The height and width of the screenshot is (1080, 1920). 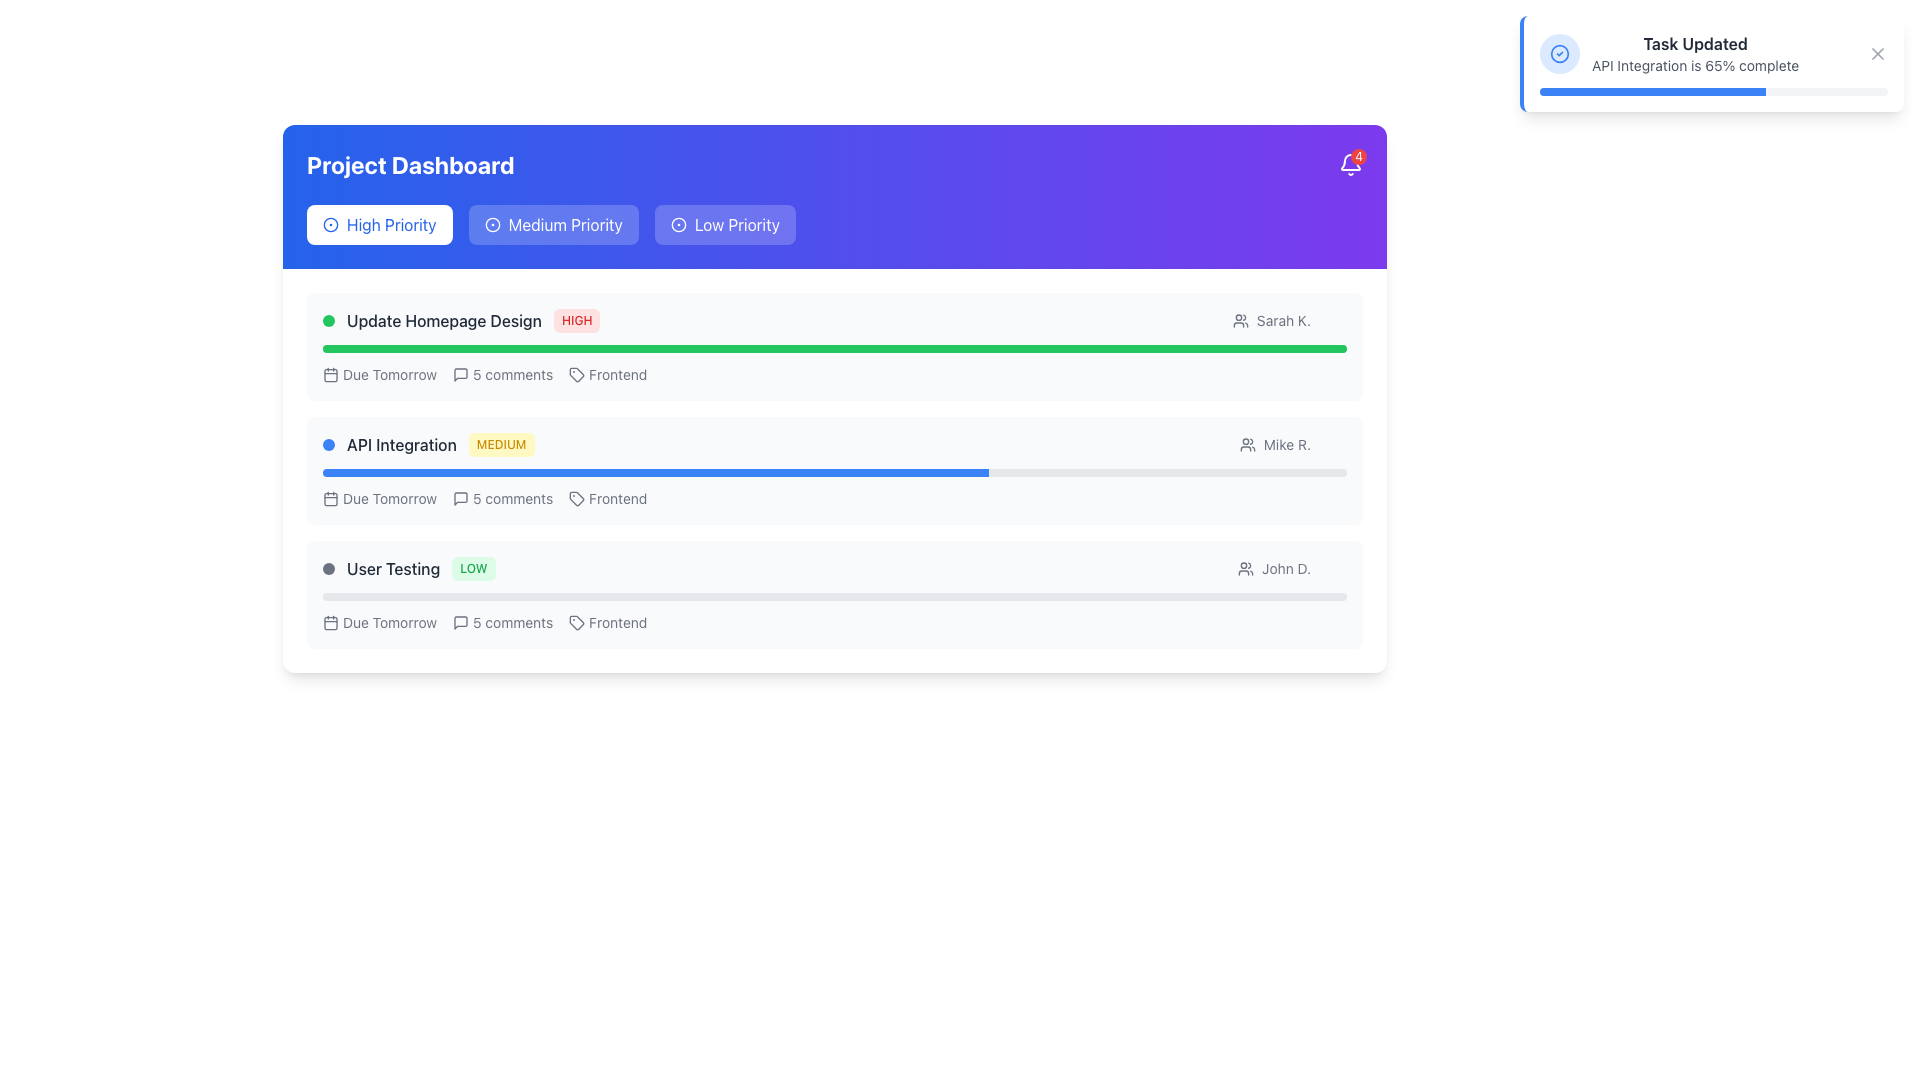 I want to click on the text label displaying 'John D.', so click(x=1286, y=569).